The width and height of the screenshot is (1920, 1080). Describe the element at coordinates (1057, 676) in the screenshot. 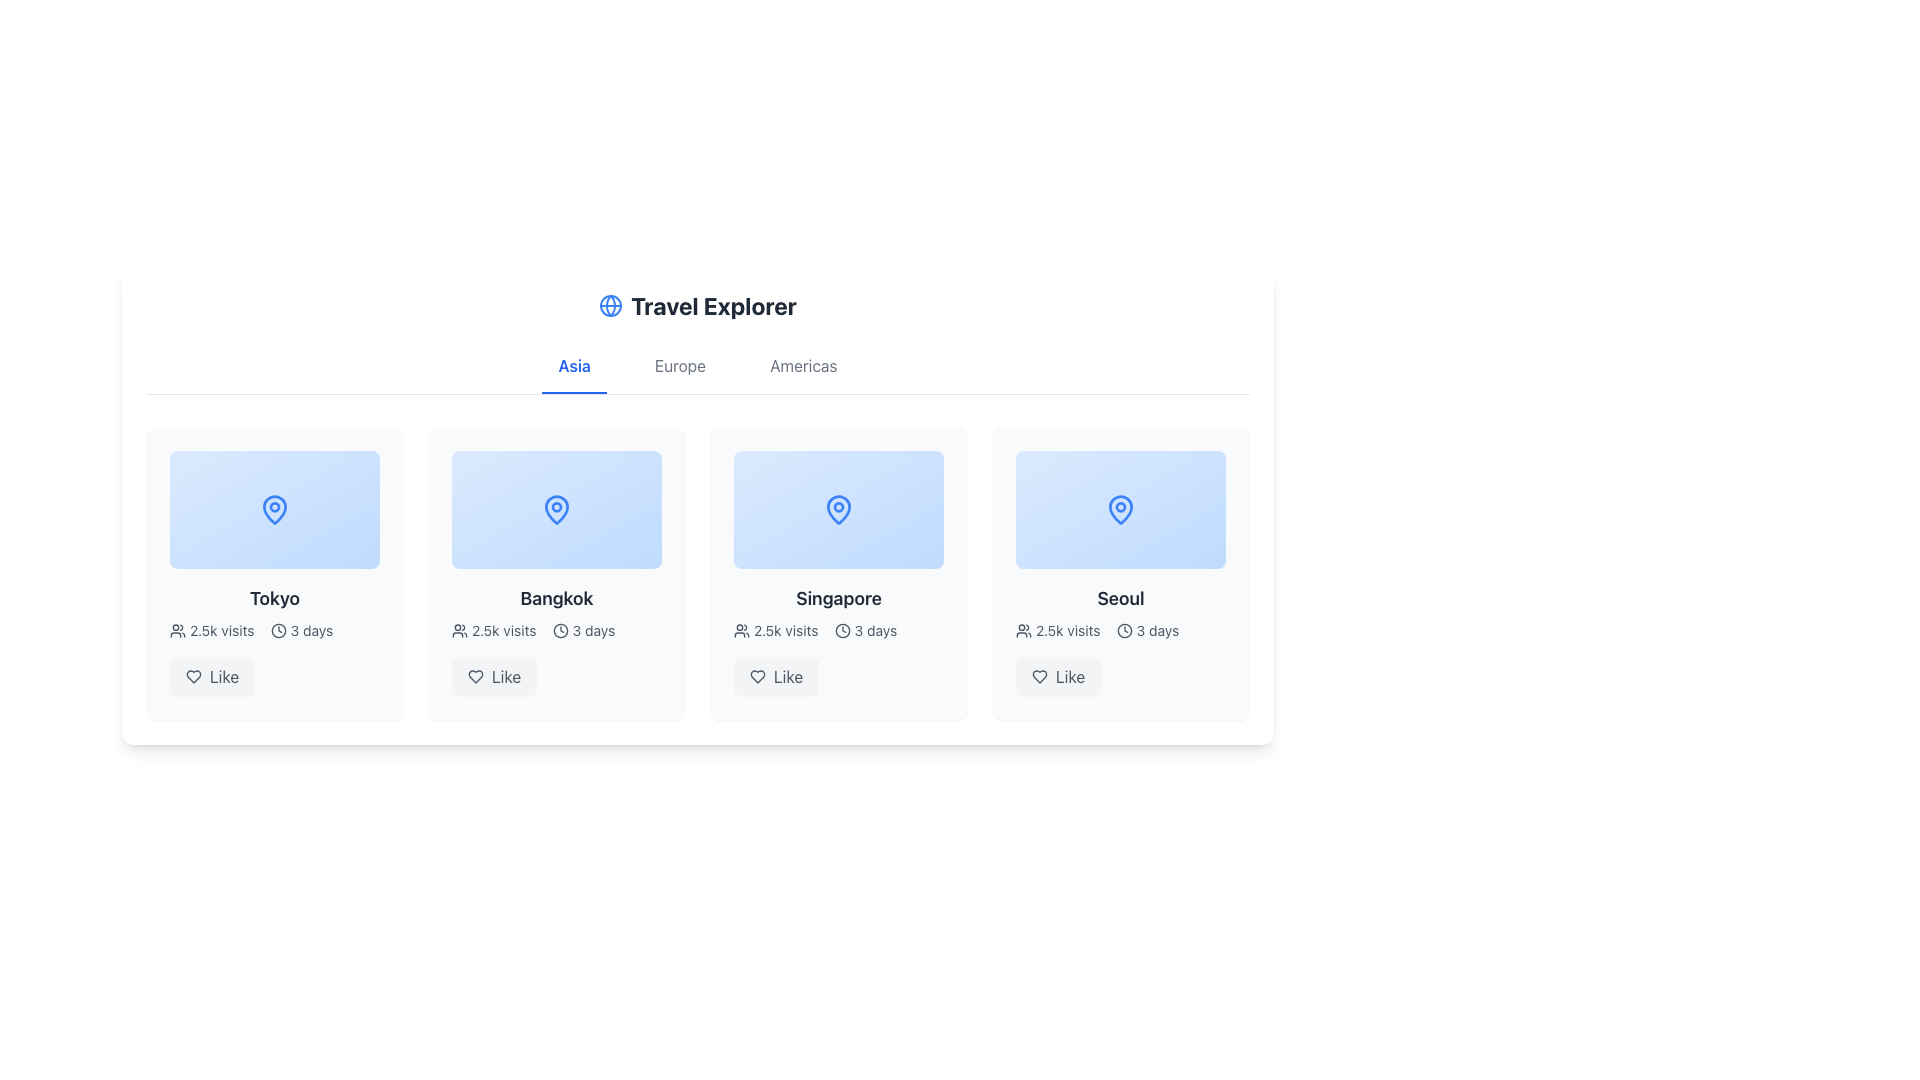

I see `the like button located at the bottom right of the 'Seoul' card` at that location.